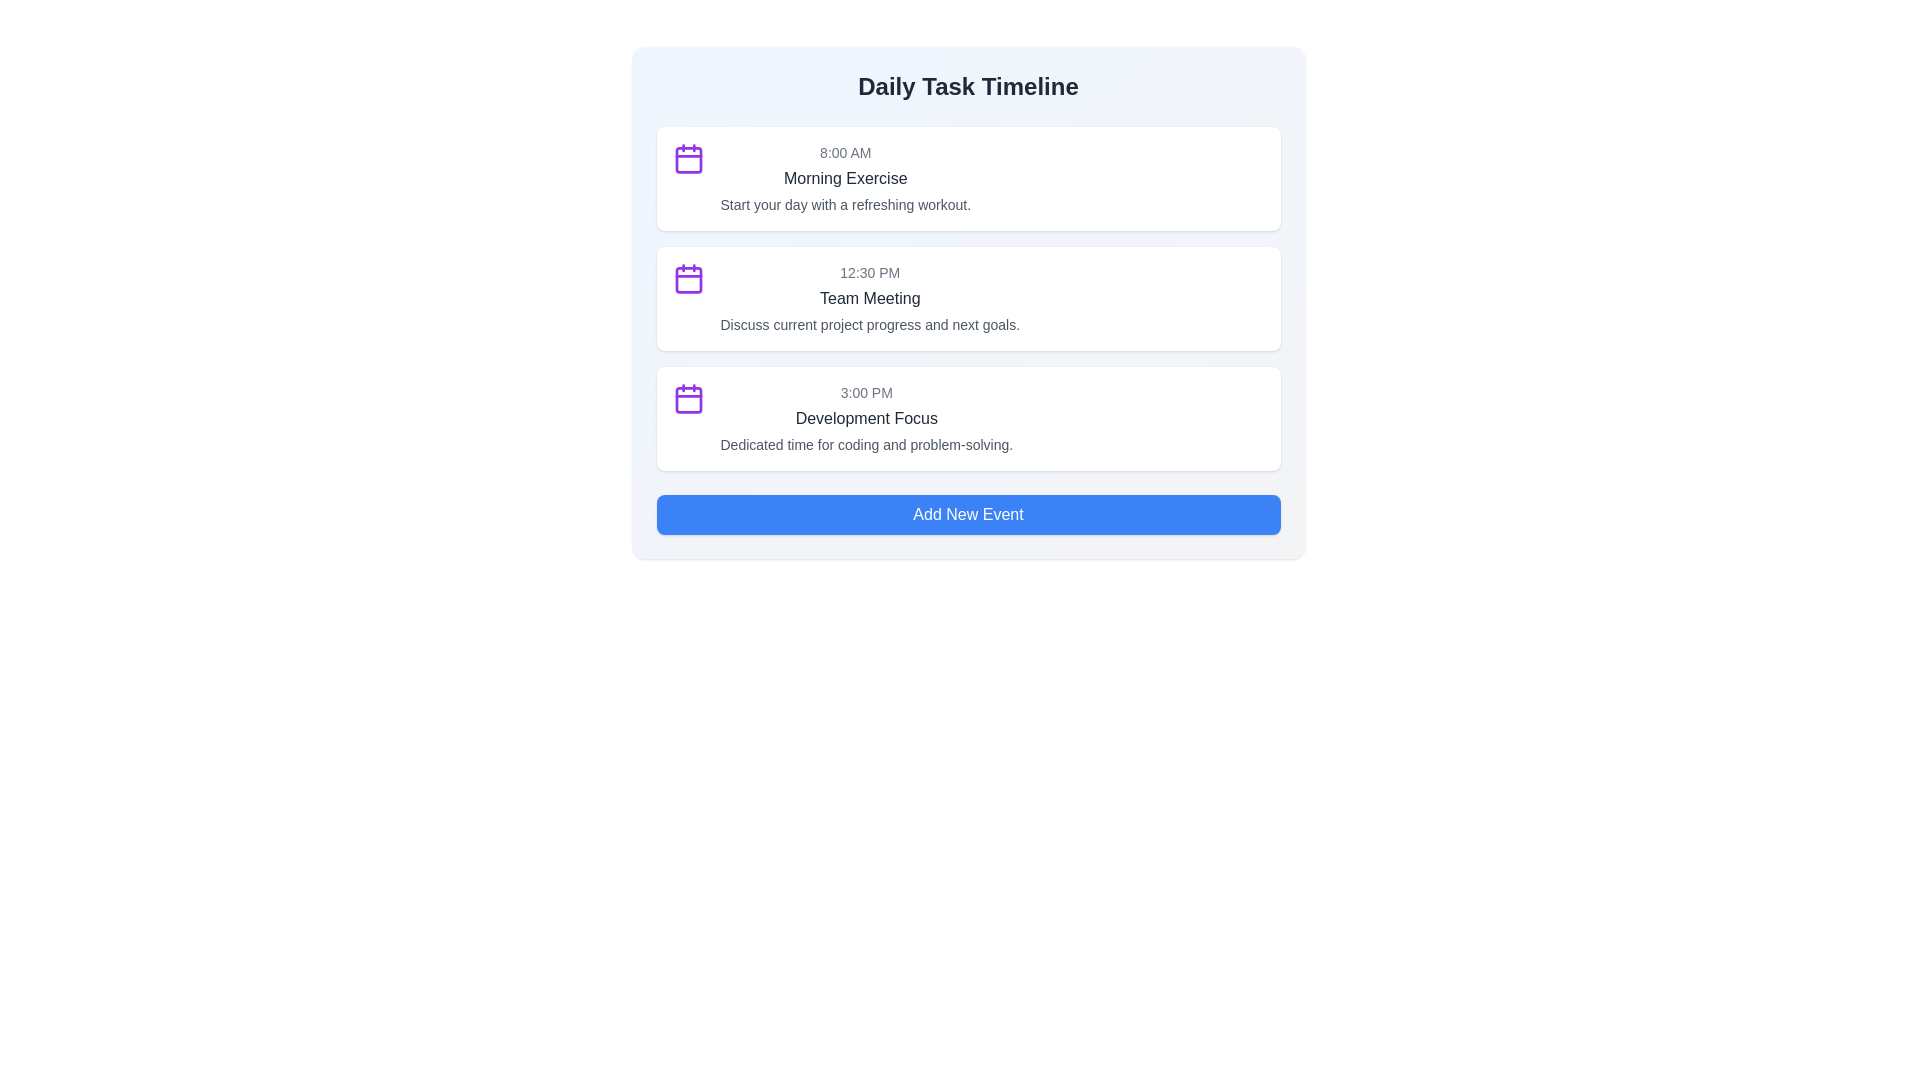 The image size is (1920, 1080). What do you see at coordinates (870, 299) in the screenshot?
I see `the text label displaying 'Team Meeting' in gray, located in the timeline interface, positioned between '12:30 PM' and the project description` at bounding box center [870, 299].